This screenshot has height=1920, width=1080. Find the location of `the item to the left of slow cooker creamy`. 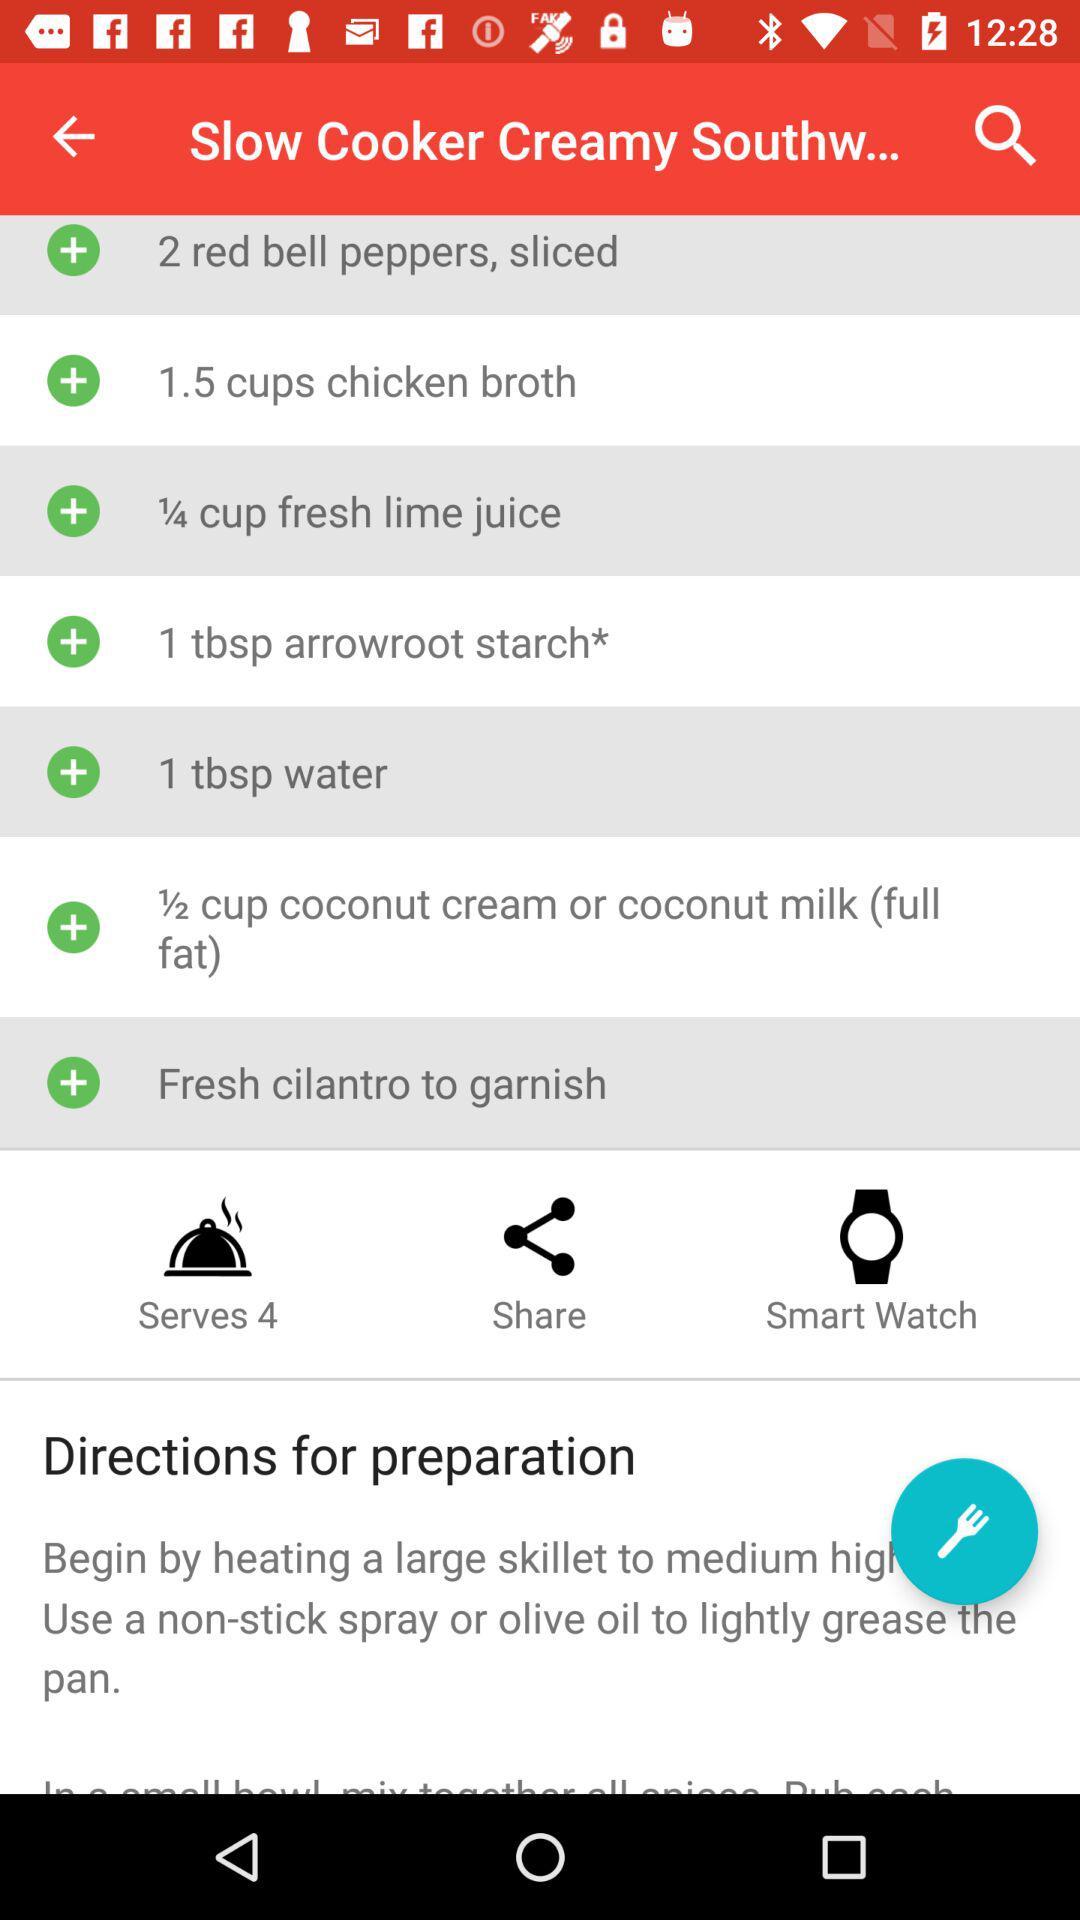

the item to the left of slow cooker creamy is located at coordinates (72, 135).